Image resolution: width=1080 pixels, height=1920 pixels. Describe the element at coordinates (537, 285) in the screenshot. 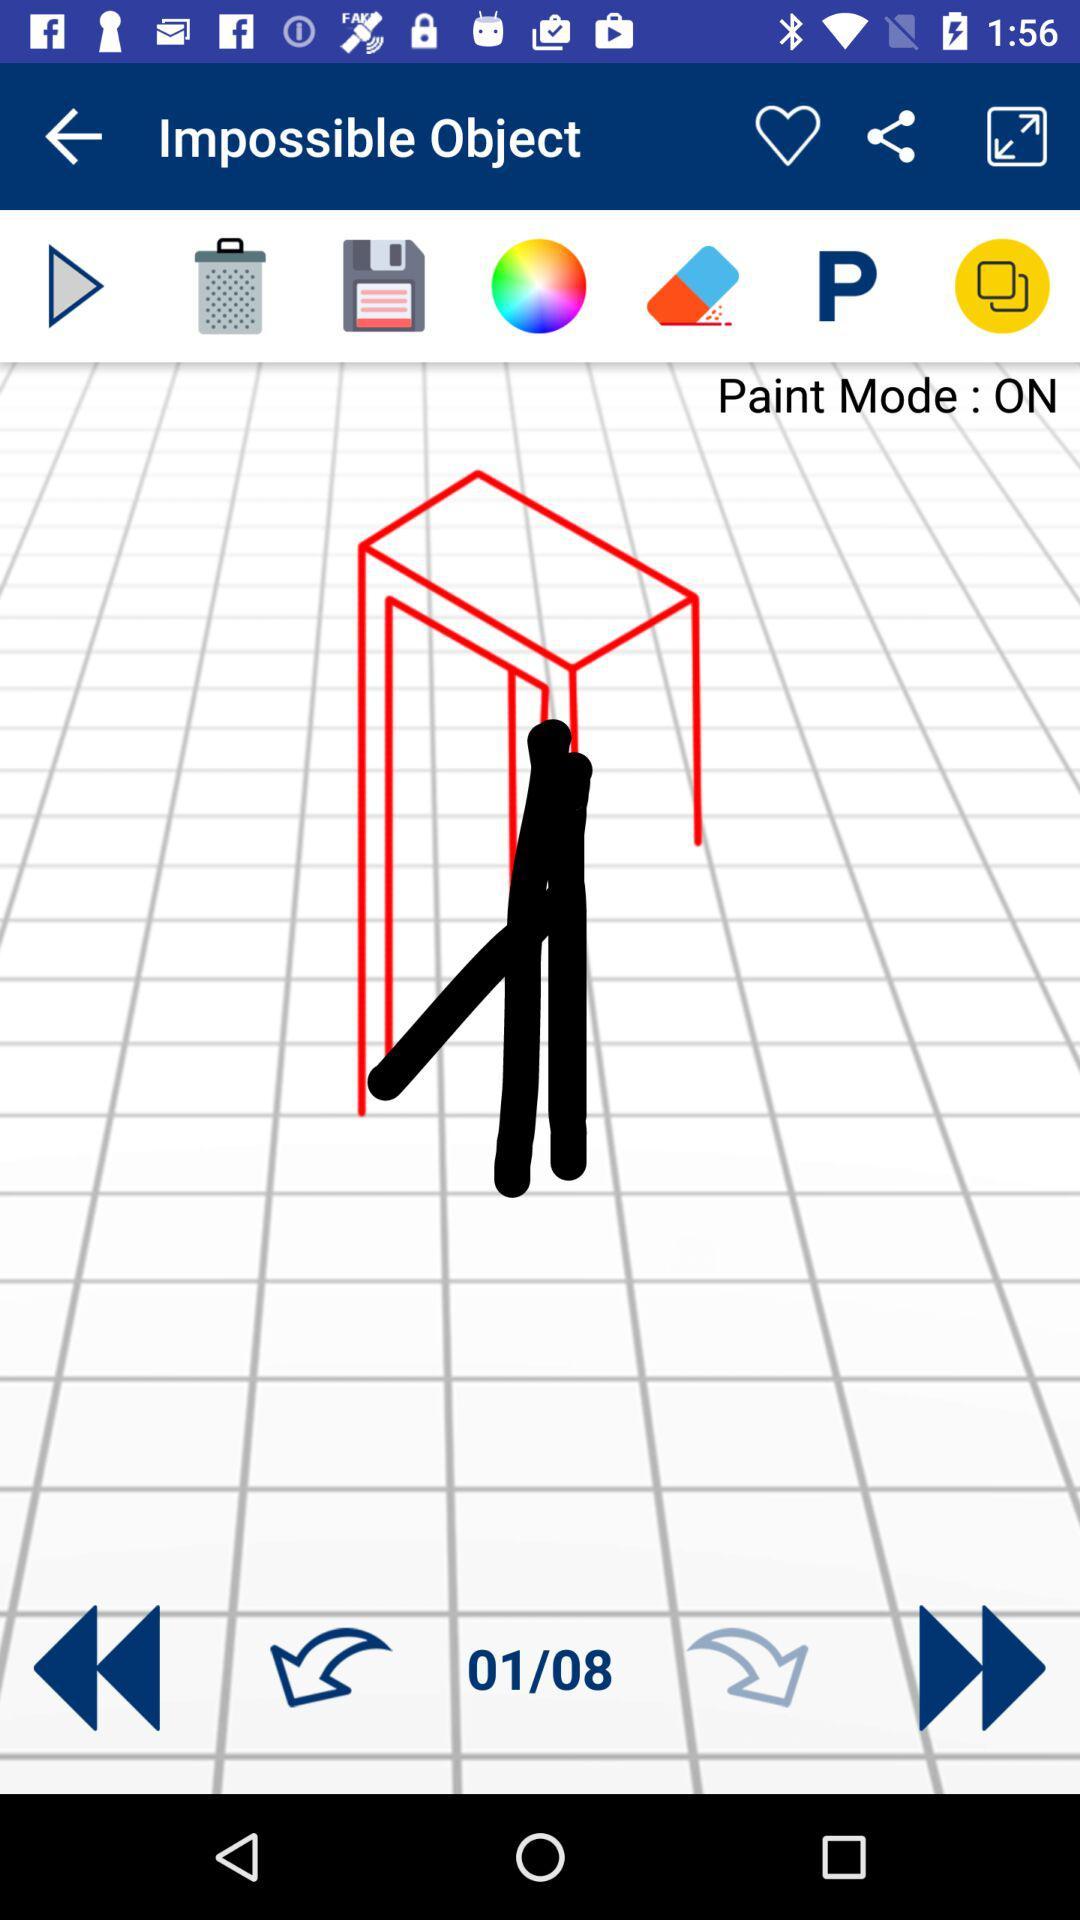

I see `the avatar icon` at that location.